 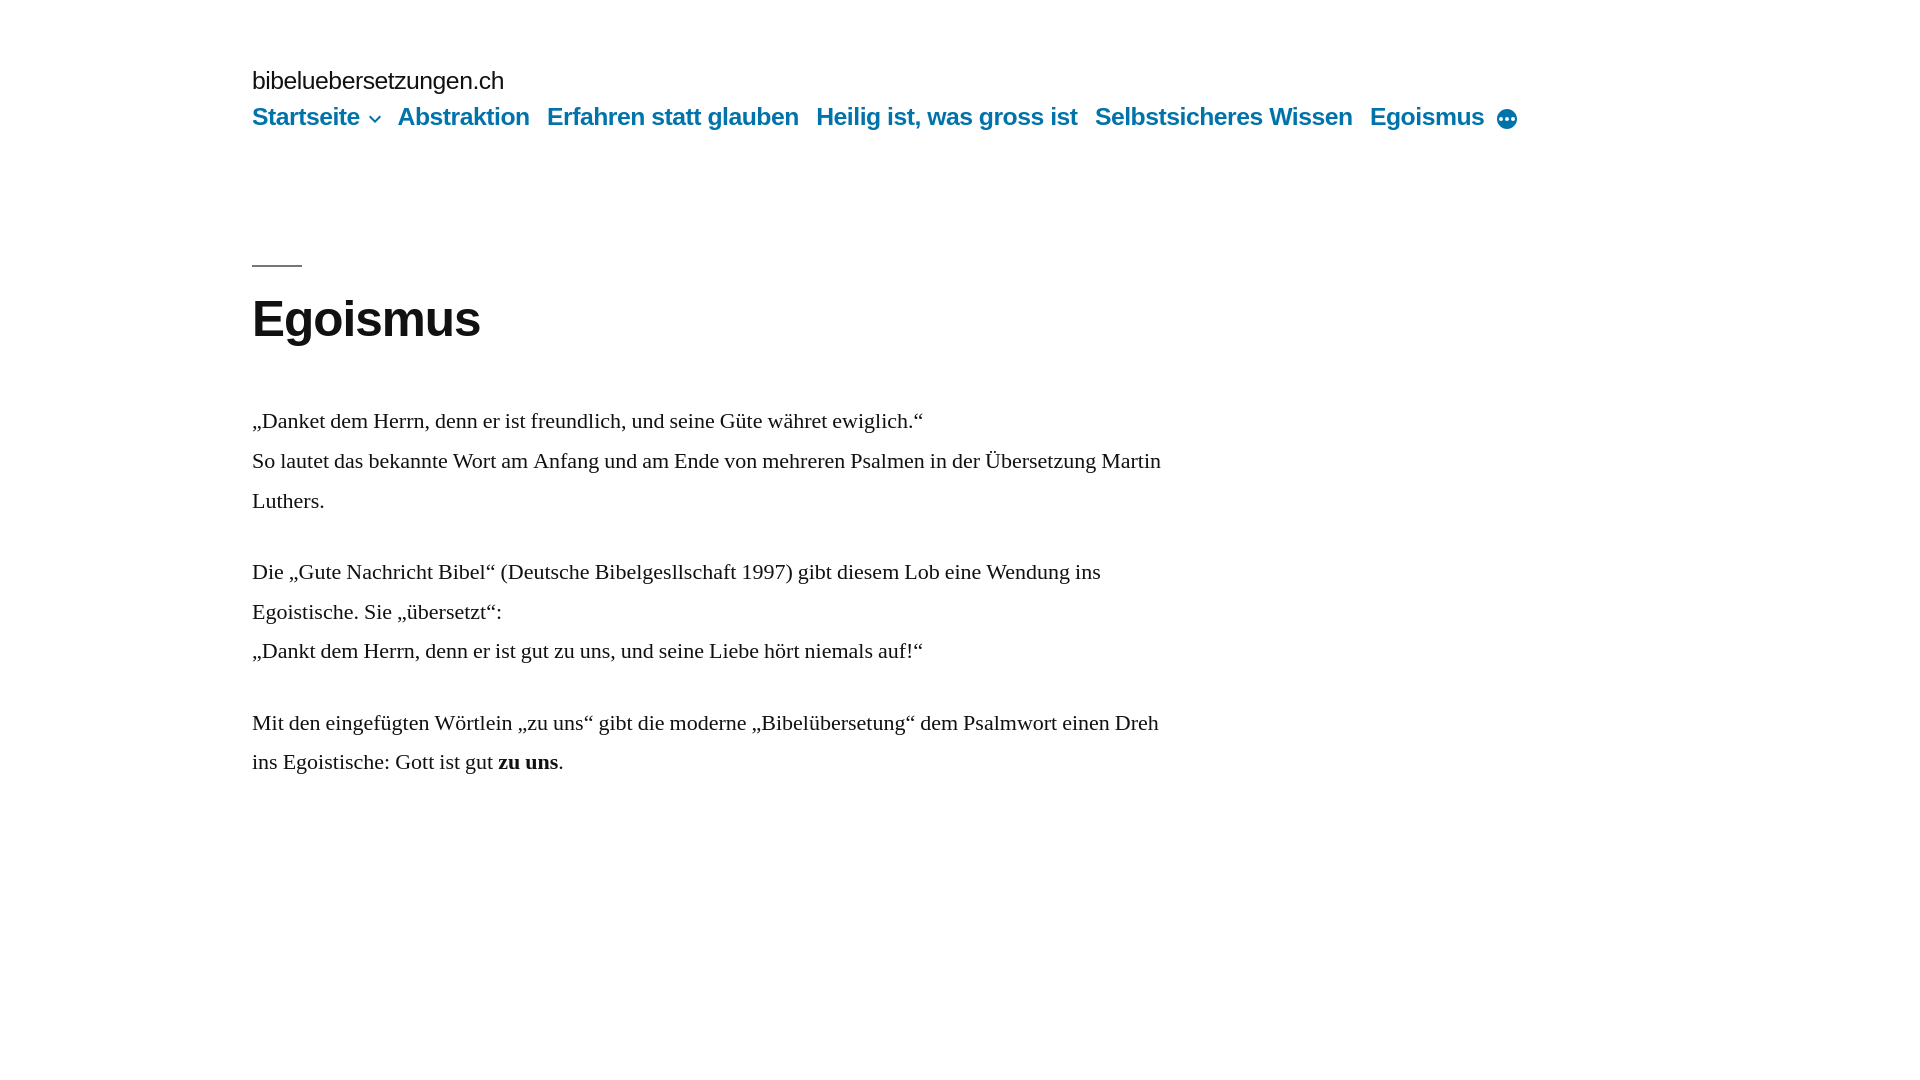 What do you see at coordinates (1425, 116) in the screenshot?
I see `'Egoismus'` at bounding box center [1425, 116].